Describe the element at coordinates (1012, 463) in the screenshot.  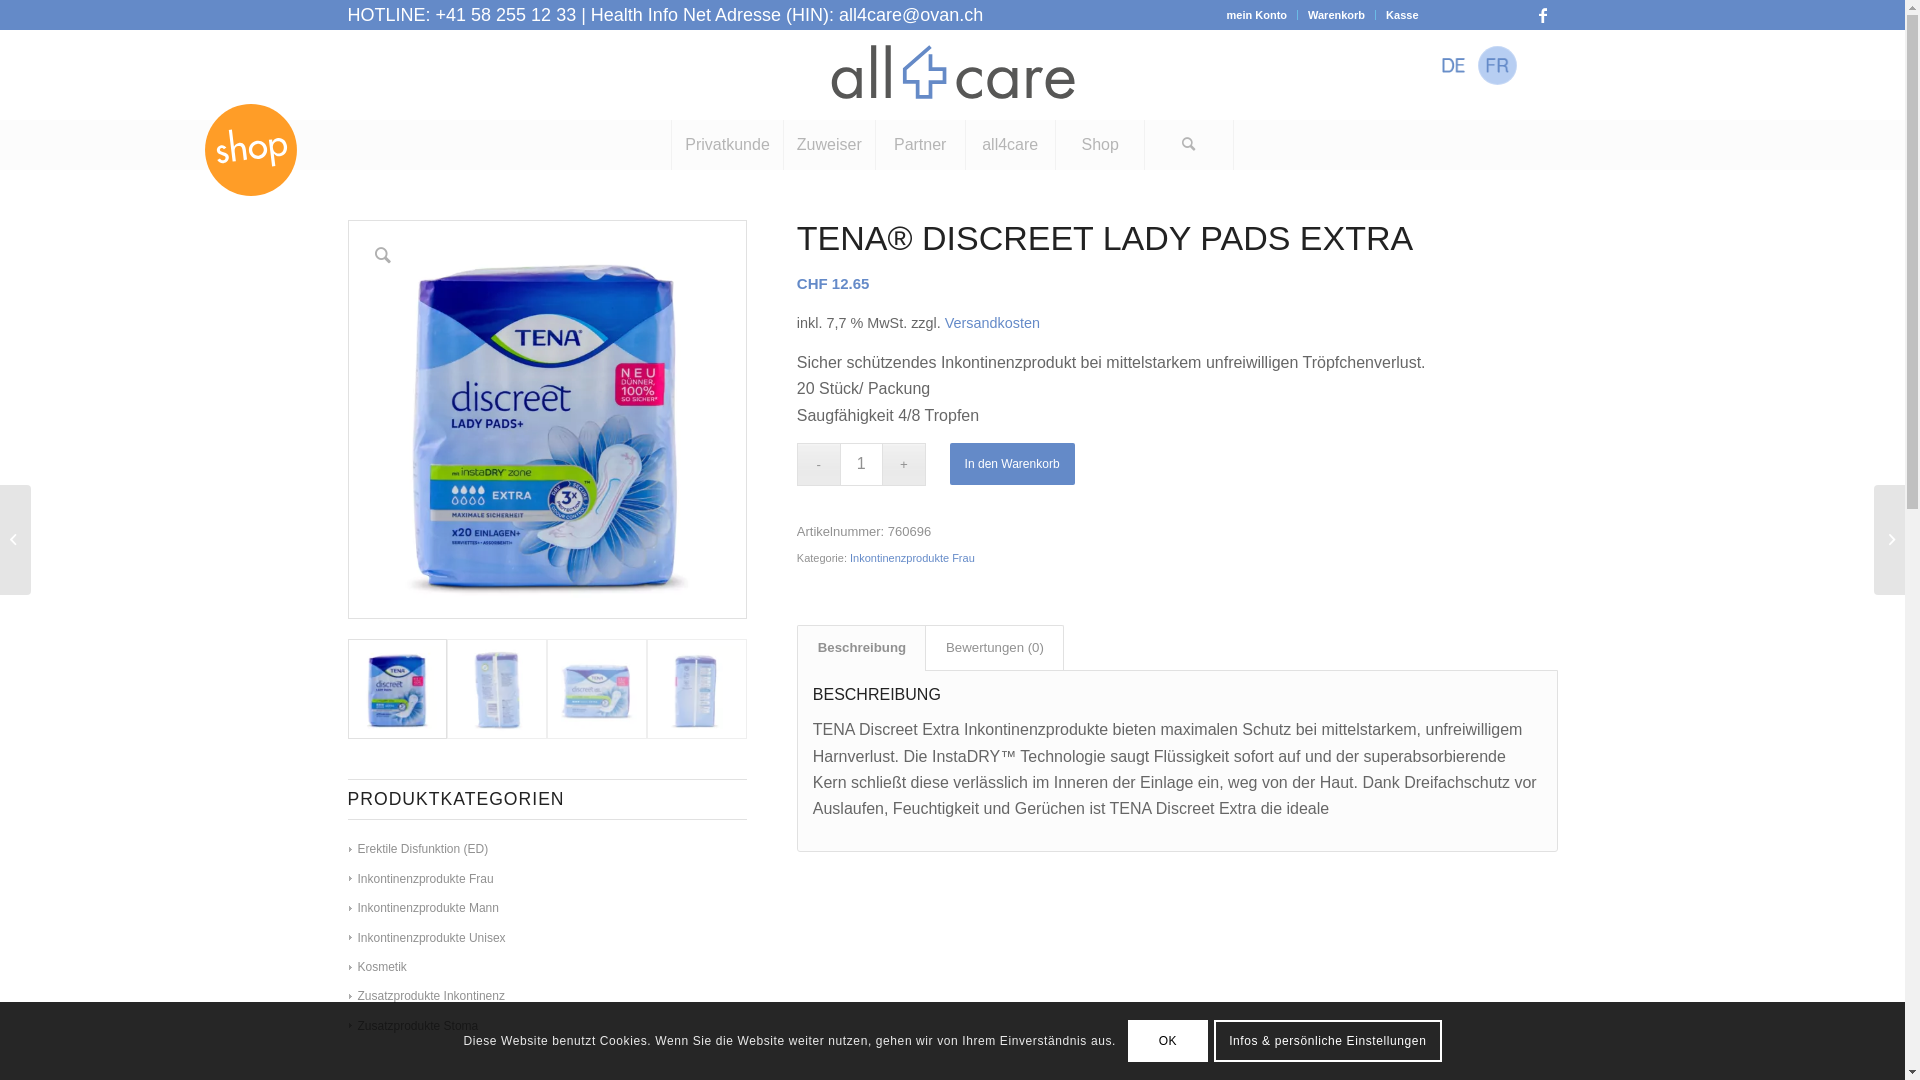
I see `'In den Warenkorb'` at that location.